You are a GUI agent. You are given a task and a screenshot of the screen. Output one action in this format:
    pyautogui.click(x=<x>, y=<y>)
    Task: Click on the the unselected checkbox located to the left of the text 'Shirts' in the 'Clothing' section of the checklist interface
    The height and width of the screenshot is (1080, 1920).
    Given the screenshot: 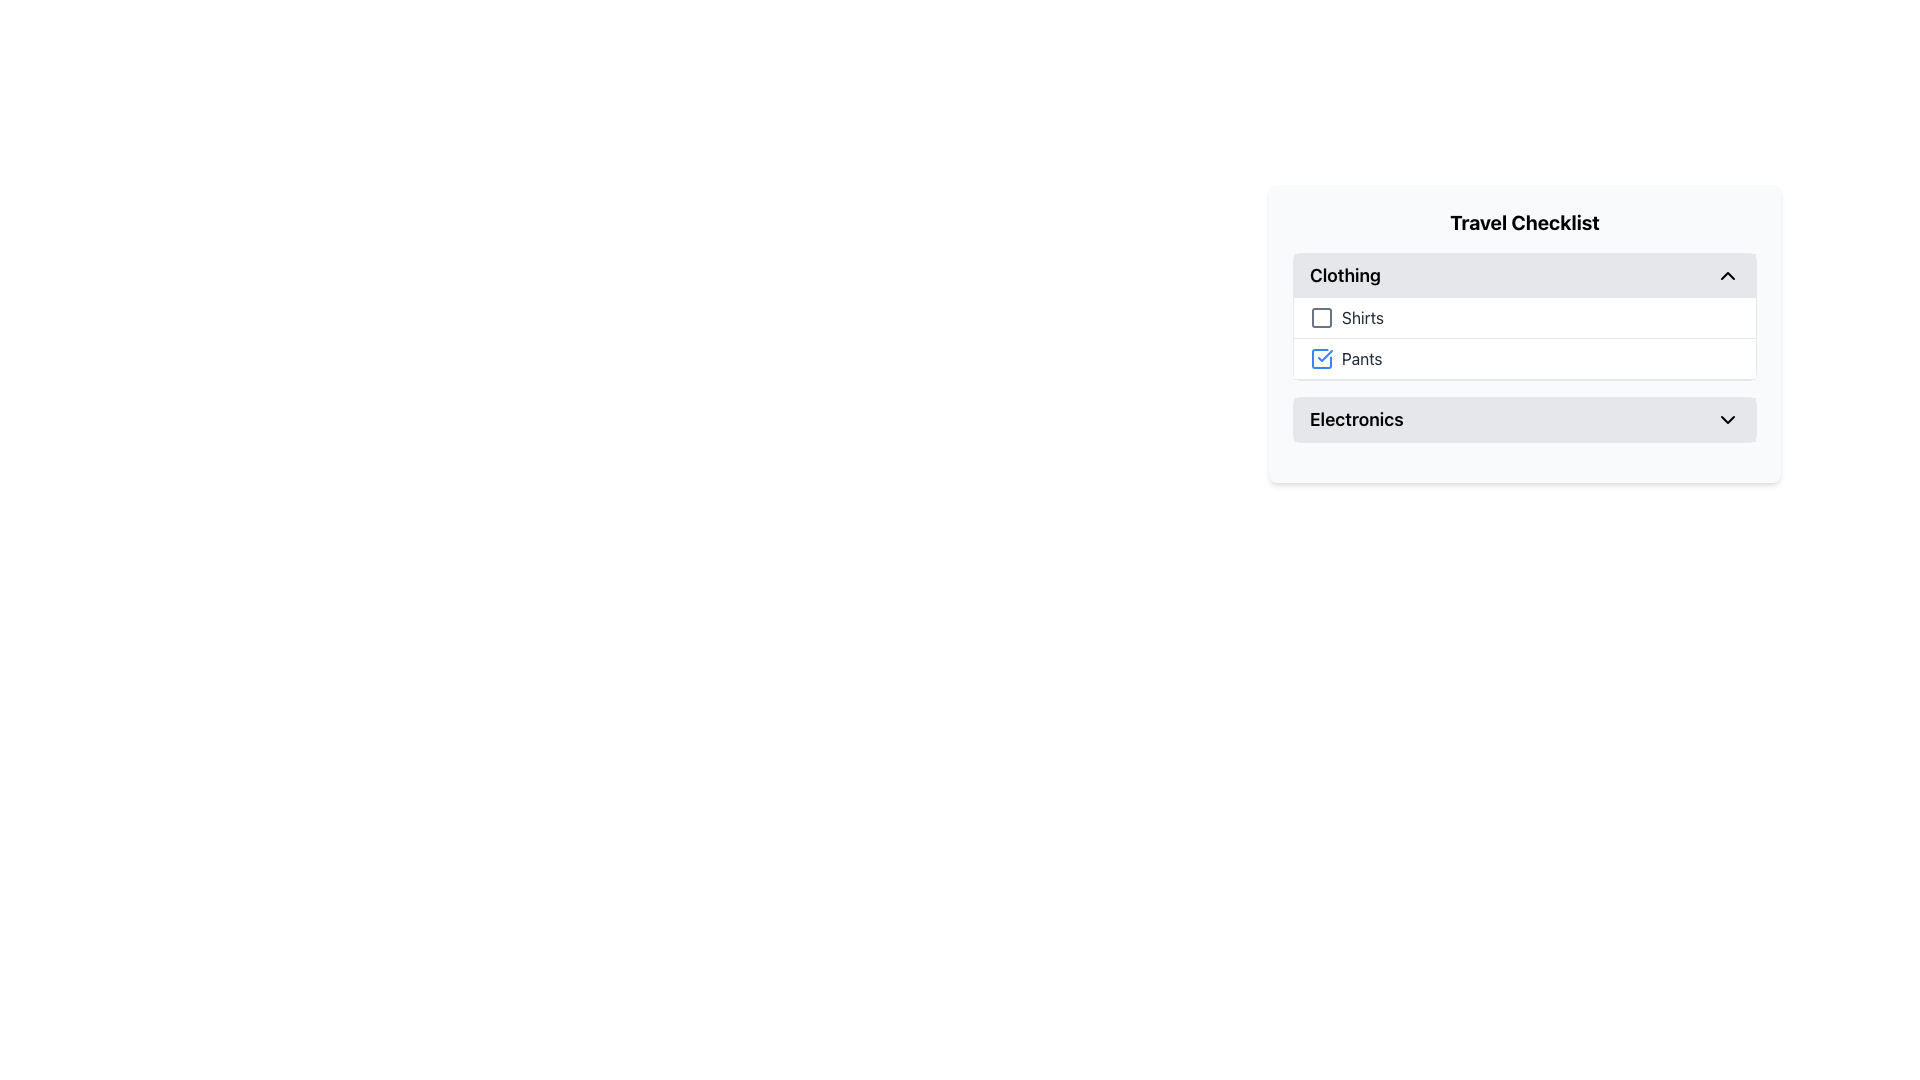 What is the action you would take?
    pyautogui.click(x=1321, y=316)
    